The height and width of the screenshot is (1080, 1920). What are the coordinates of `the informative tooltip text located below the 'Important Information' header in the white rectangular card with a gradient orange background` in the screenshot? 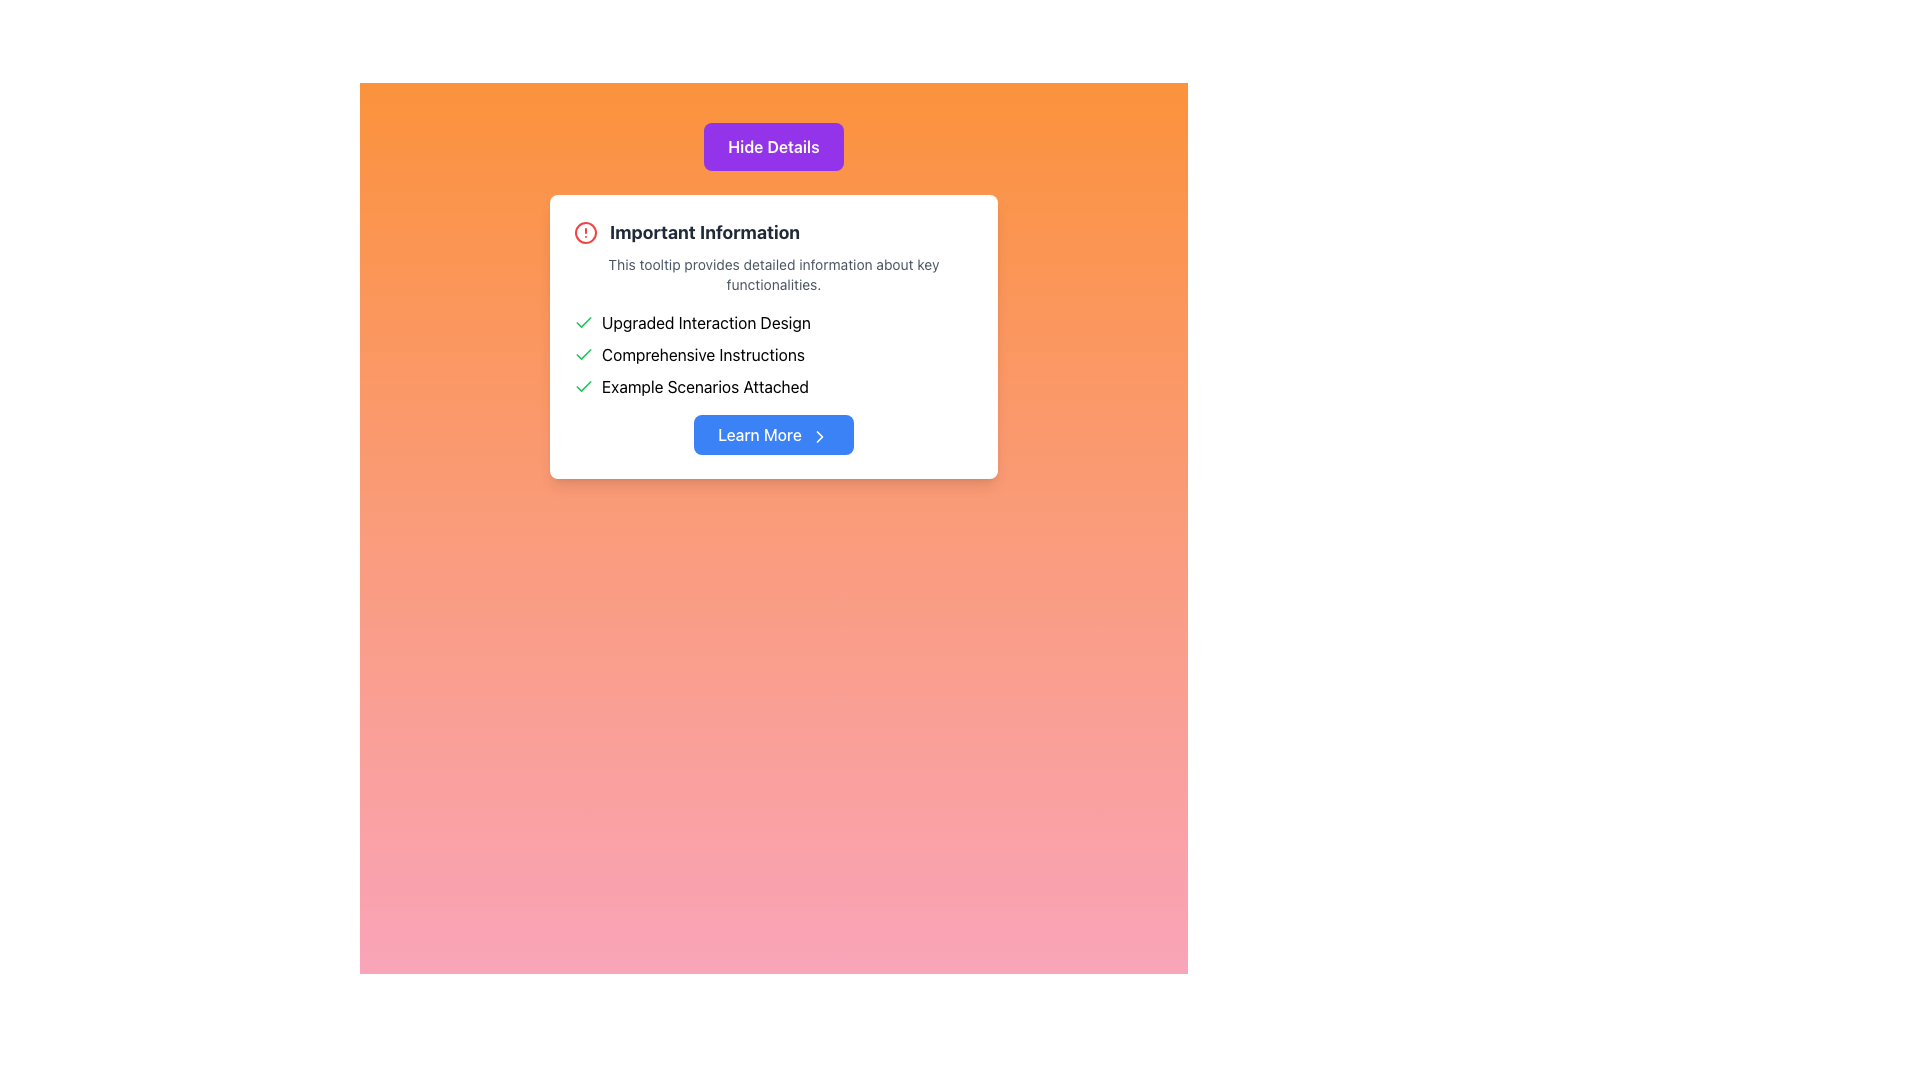 It's located at (772, 274).